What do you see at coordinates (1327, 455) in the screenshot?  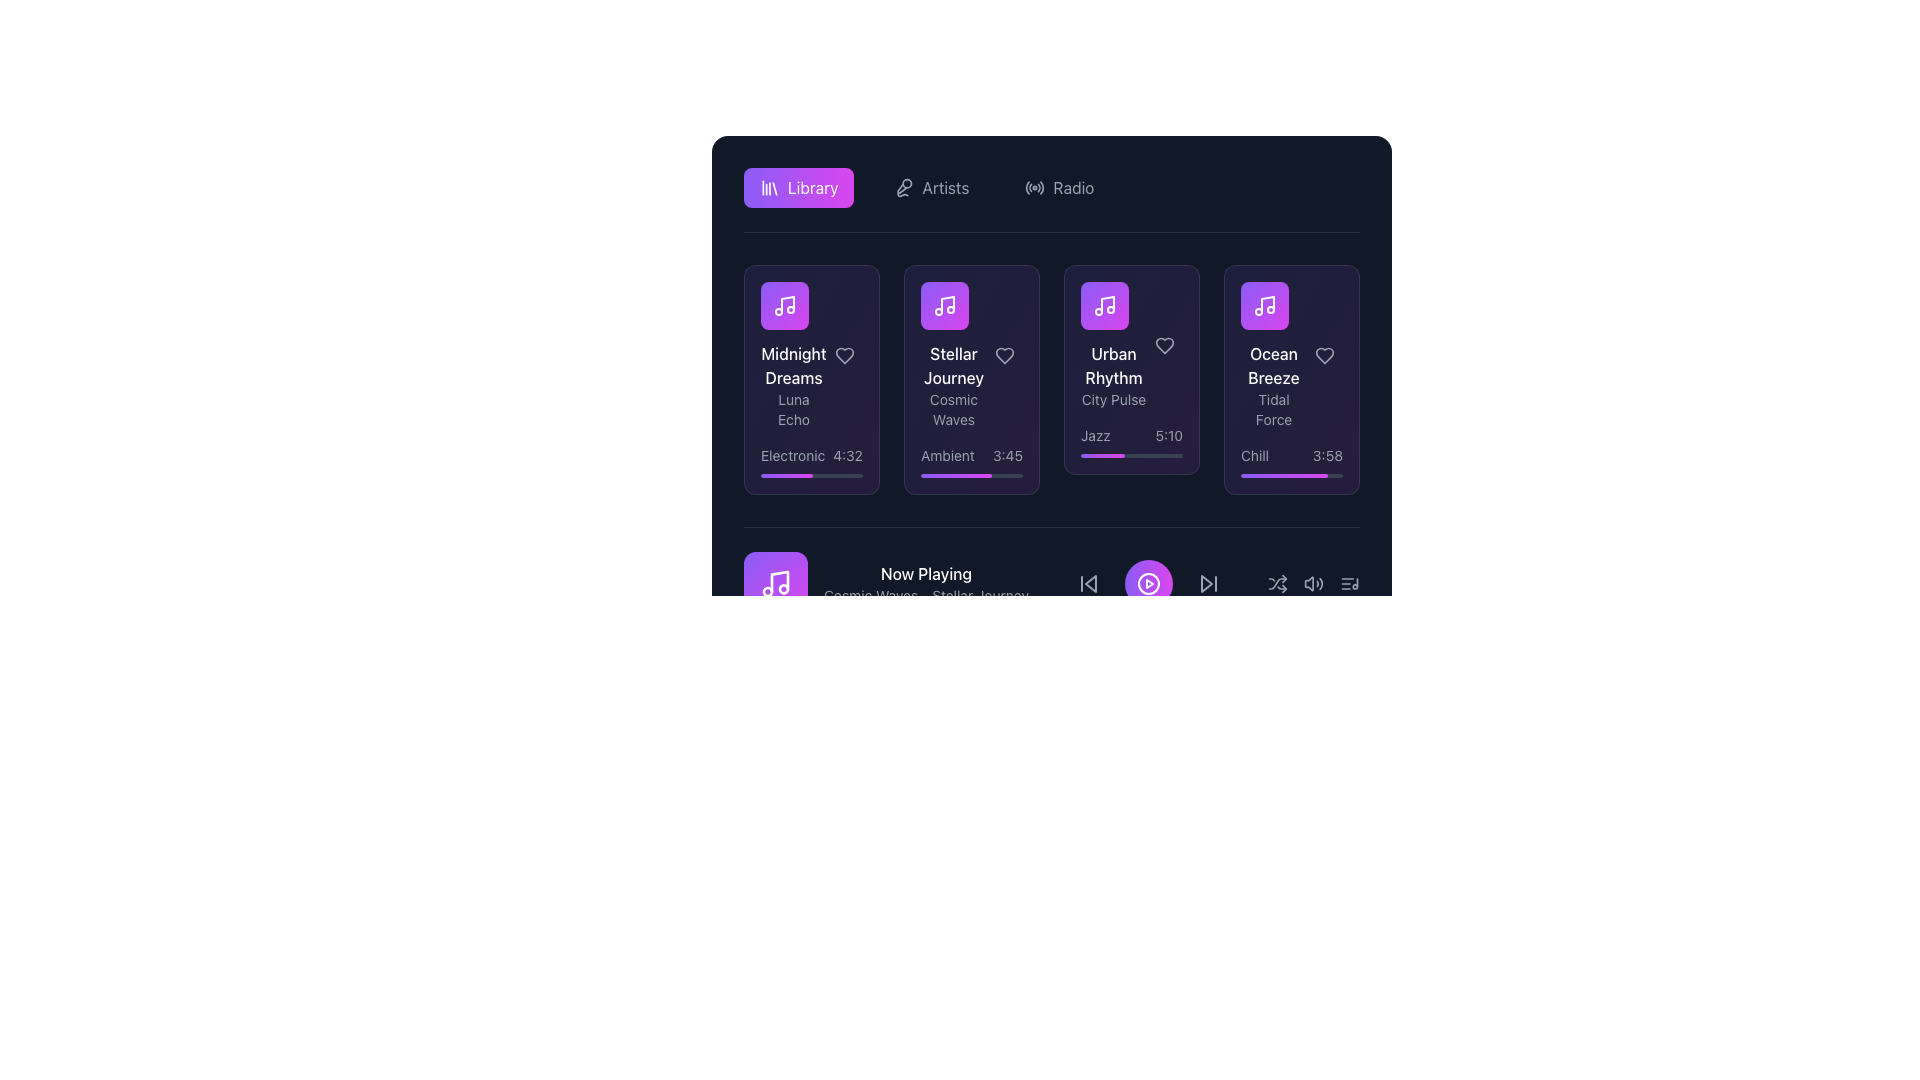 I see `displayed information from the text label indicating the duration of the audio track located at the bottom-right of the 'Chill' card` at bounding box center [1327, 455].